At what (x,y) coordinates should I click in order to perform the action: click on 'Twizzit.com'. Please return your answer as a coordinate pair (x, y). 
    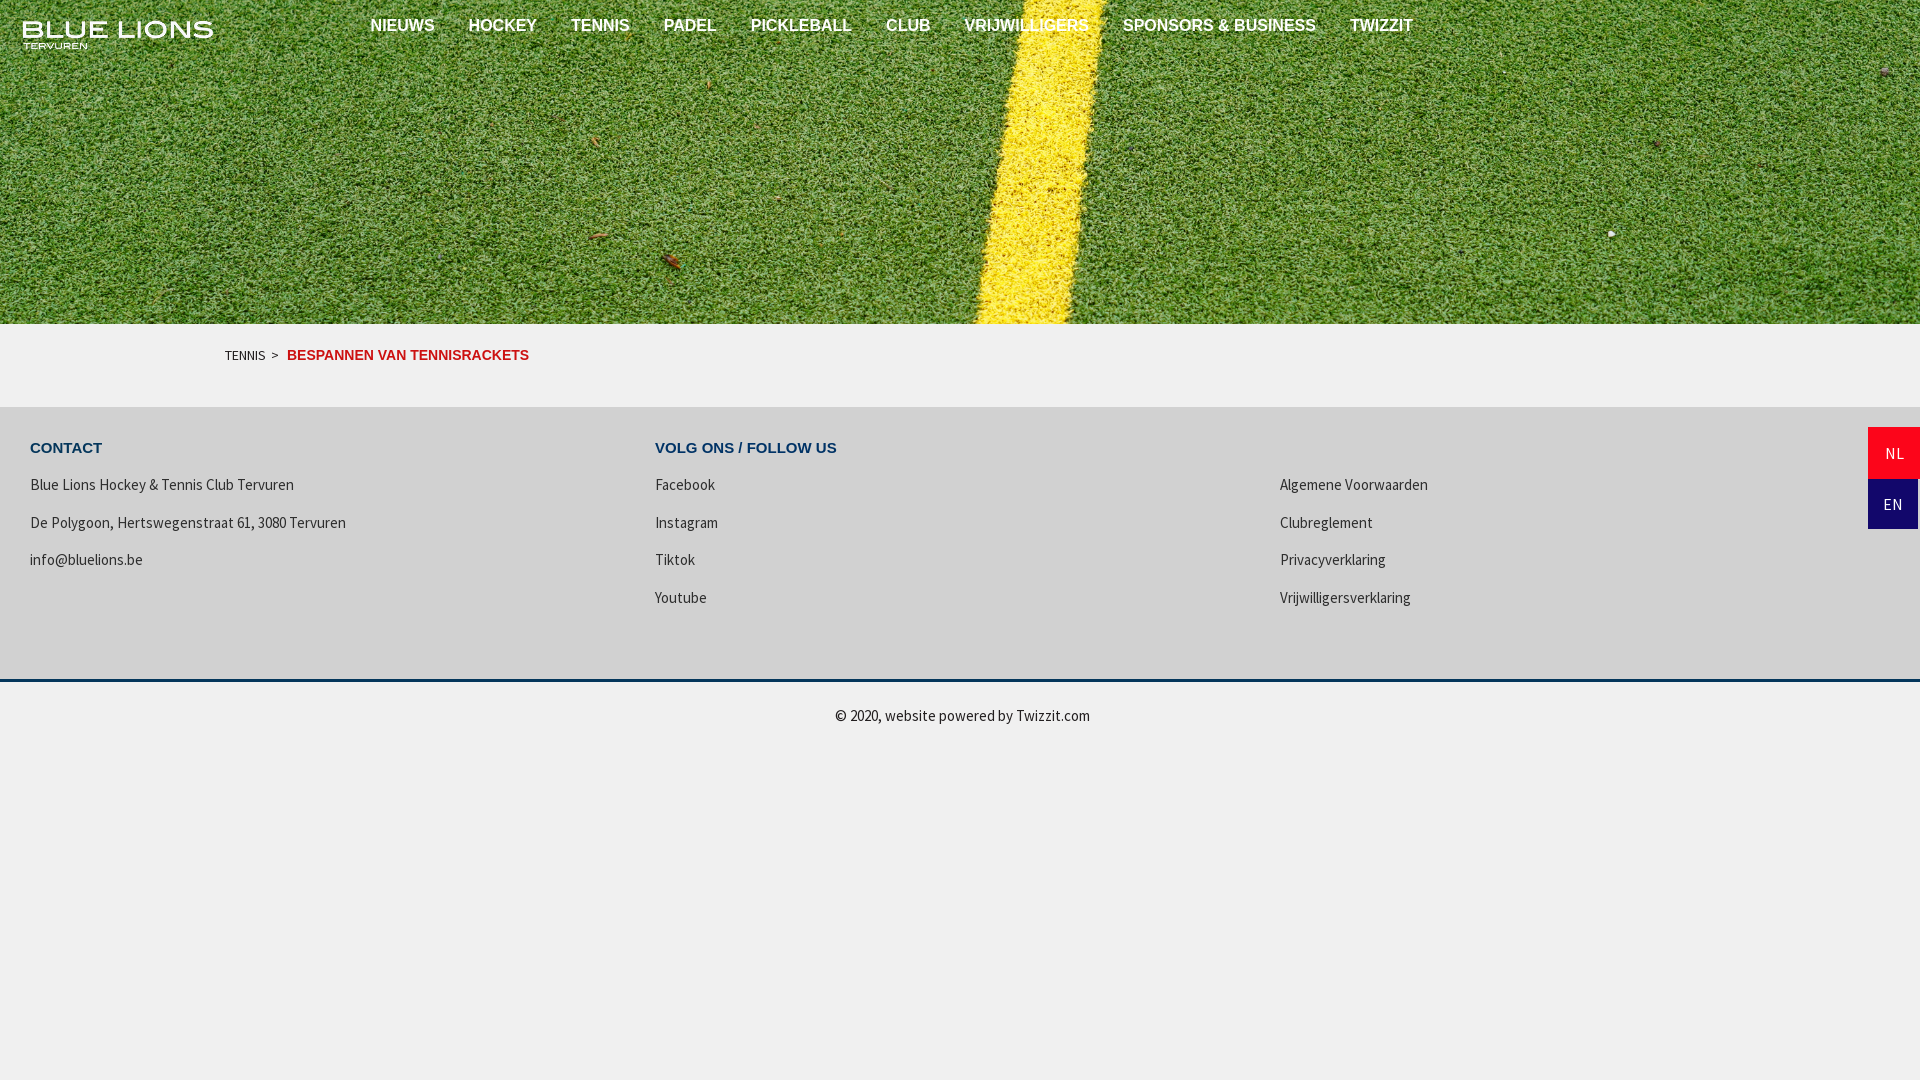
    Looking at the image, I should click on (1051, 714).